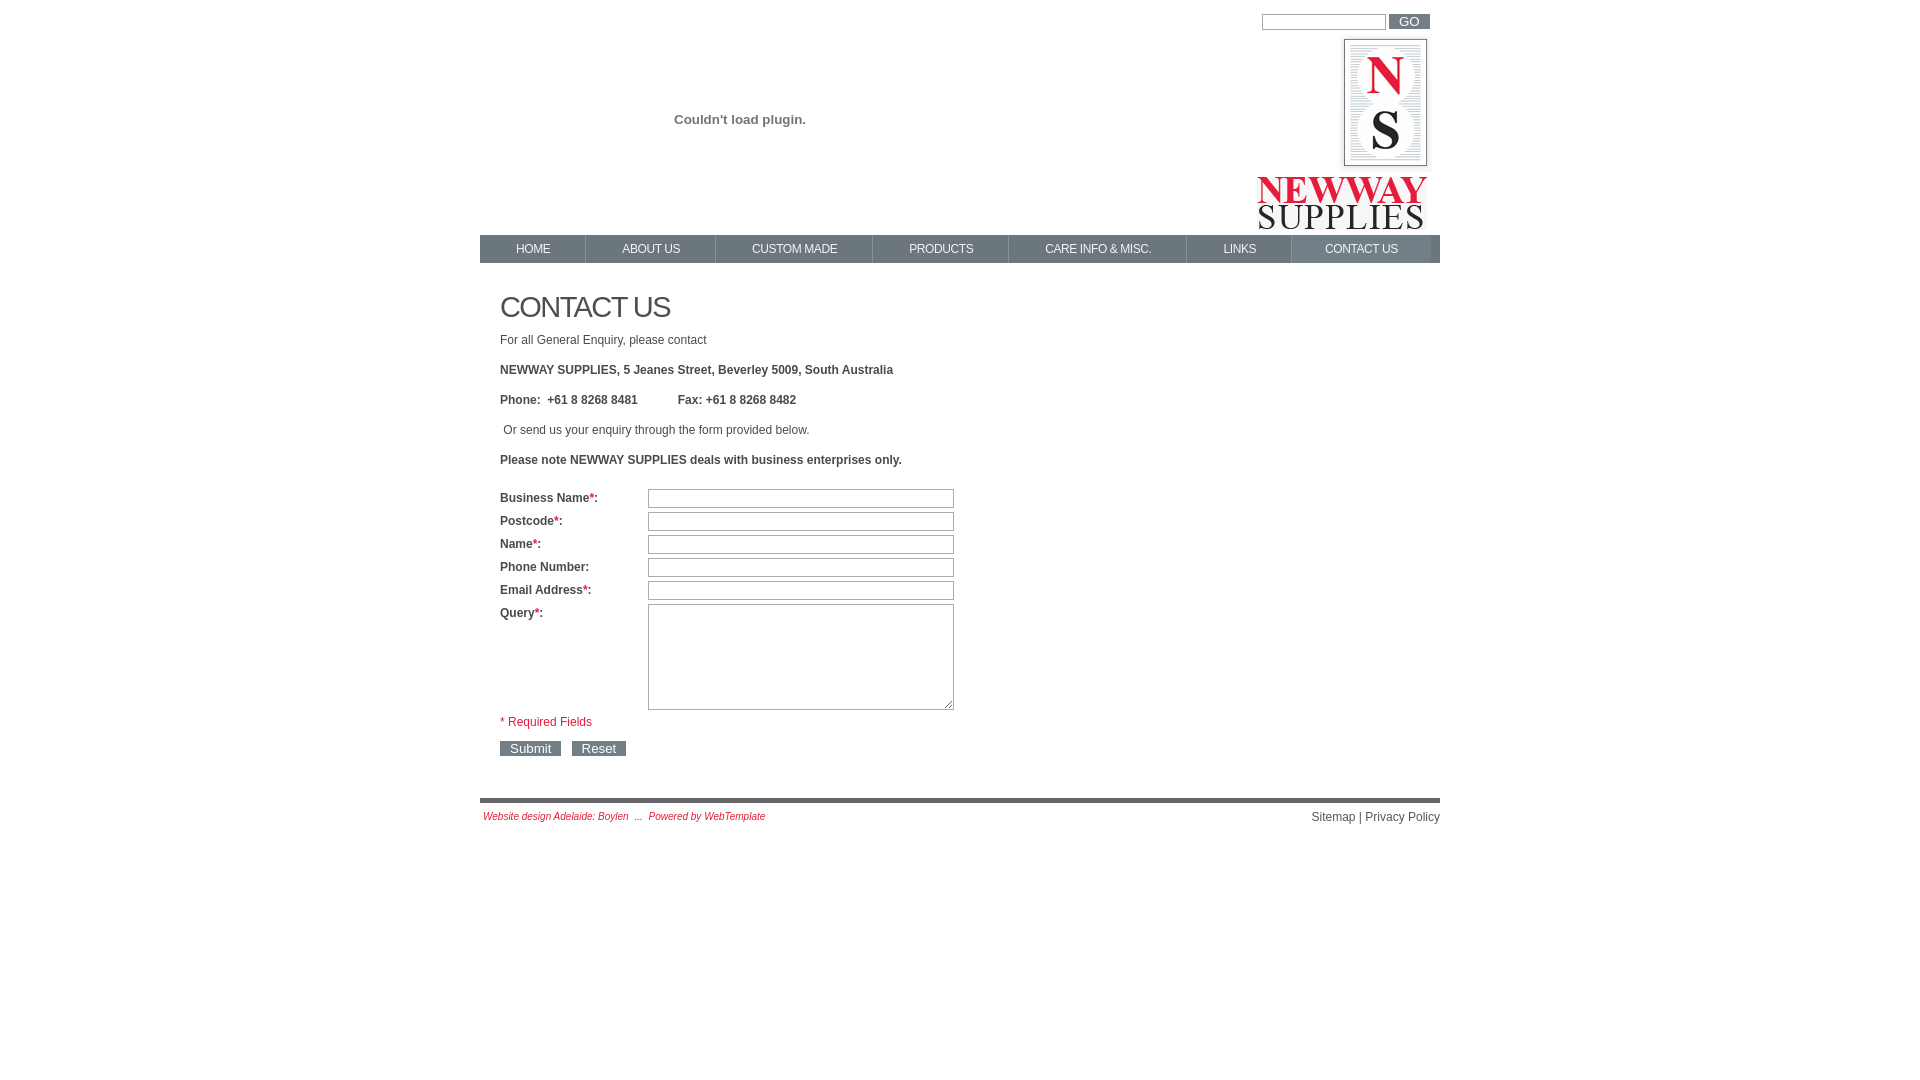 The width and height of the screenshot is (1920, 1080). I want to click on 'Powered by WebTemplate', so click(648, 816).